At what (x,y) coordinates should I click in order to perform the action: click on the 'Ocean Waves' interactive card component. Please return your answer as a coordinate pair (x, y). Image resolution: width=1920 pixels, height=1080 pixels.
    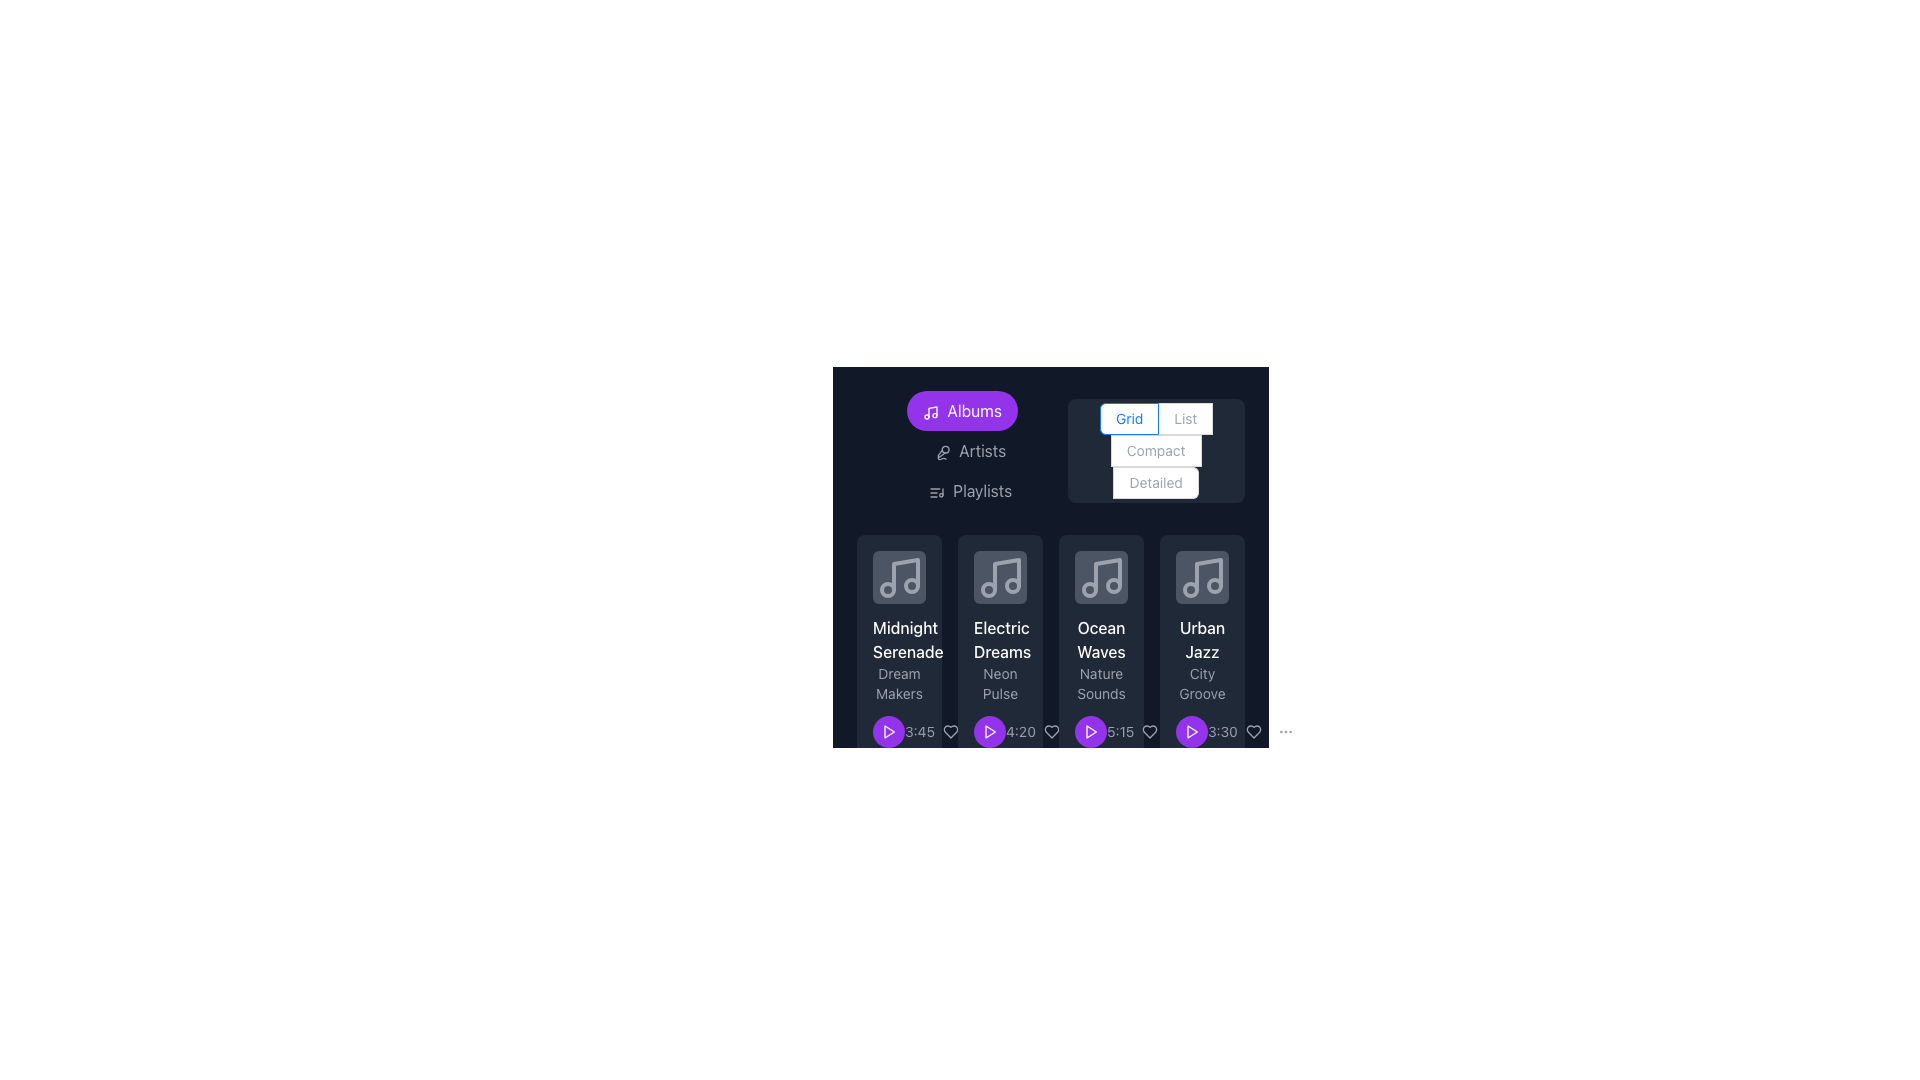
    Looking at the image, I should click on (1100, 649).